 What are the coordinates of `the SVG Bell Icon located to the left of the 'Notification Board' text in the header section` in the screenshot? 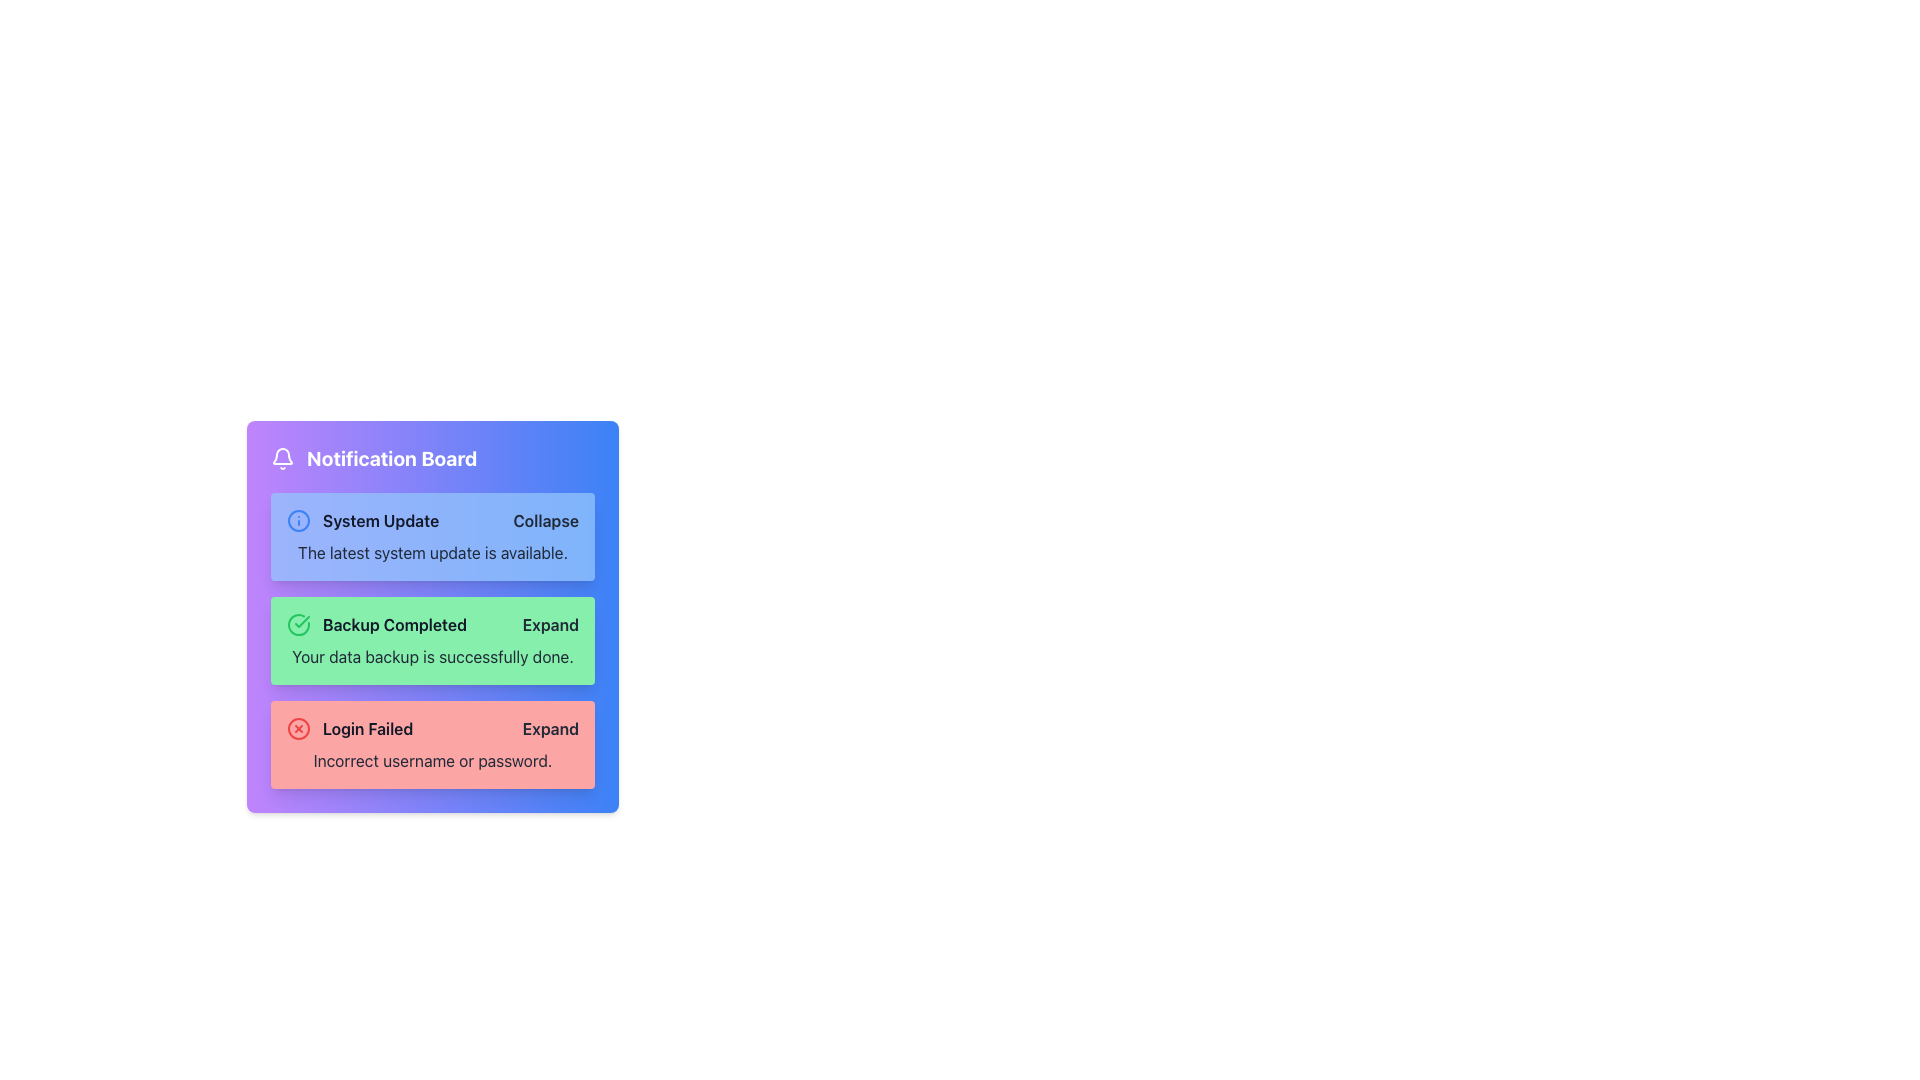 It's located at (282, 459).